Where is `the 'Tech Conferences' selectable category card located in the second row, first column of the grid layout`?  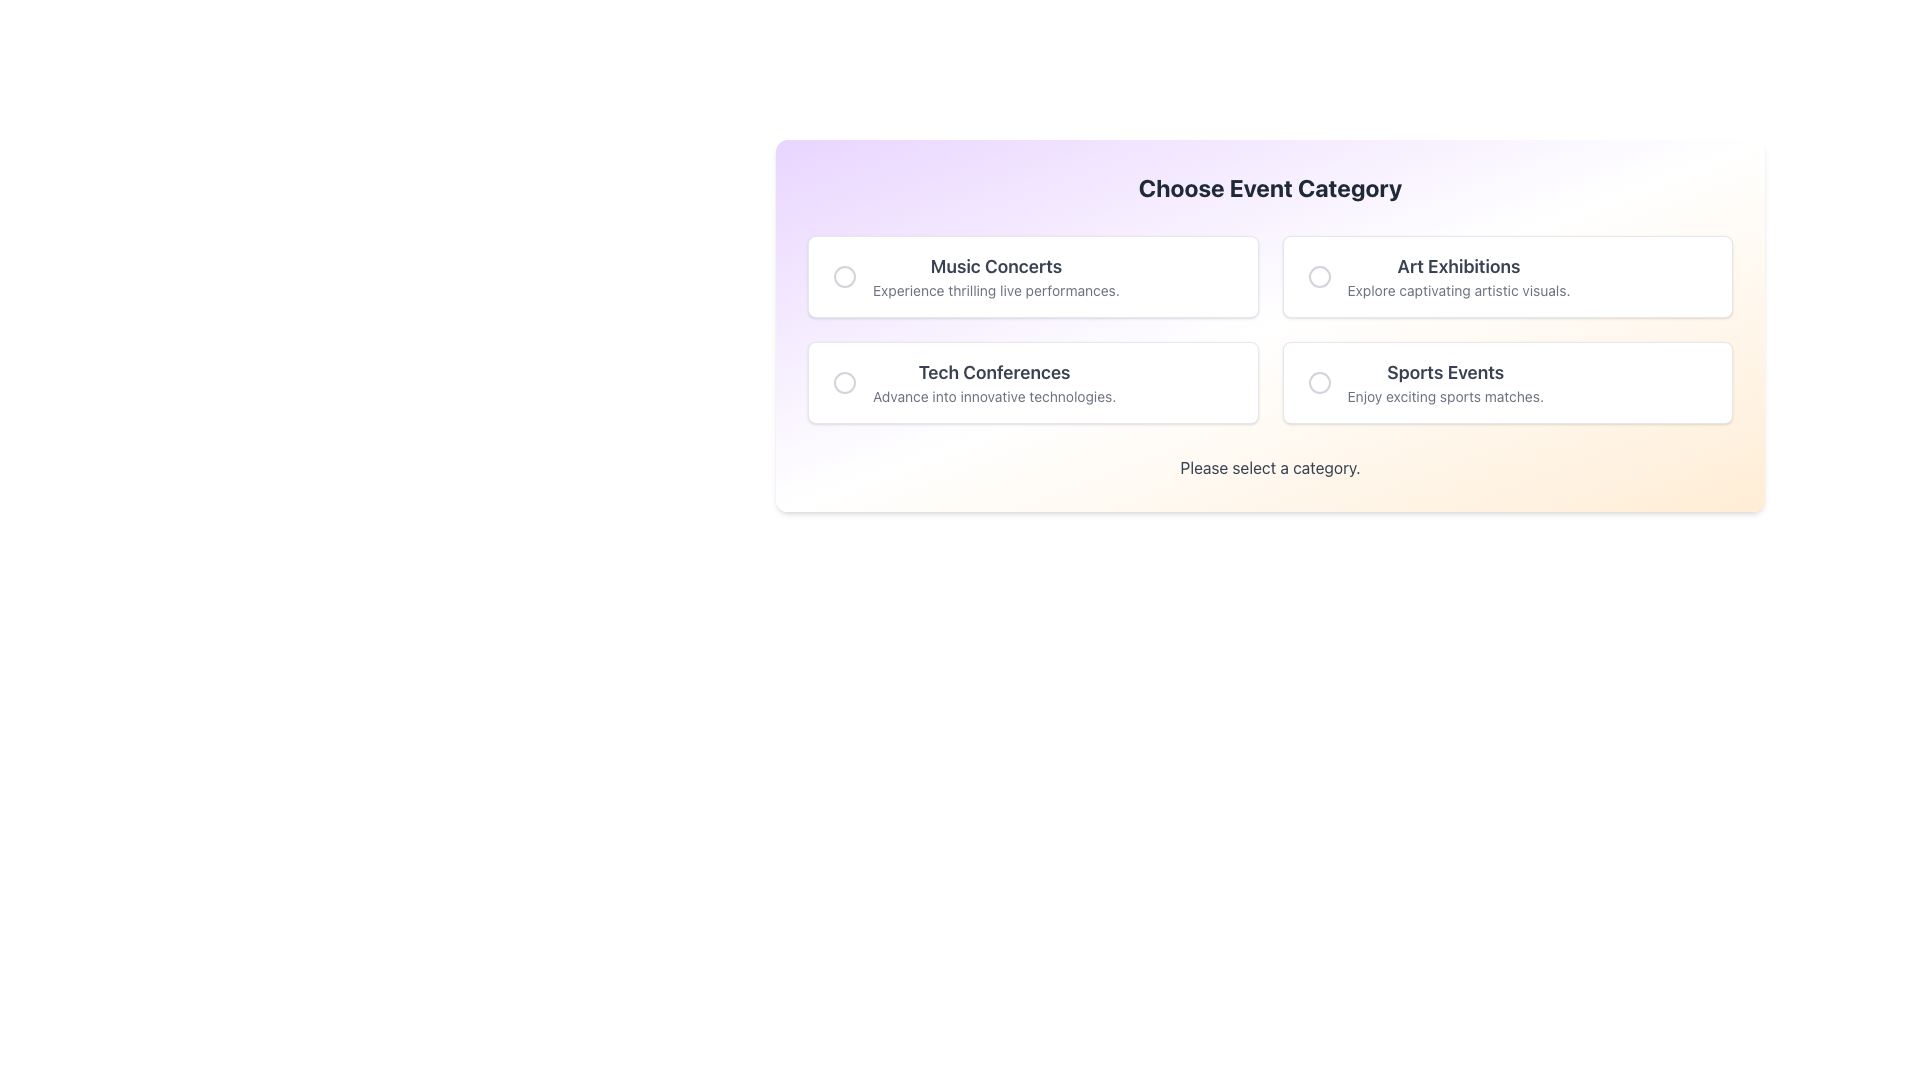
the 'Tech Conferences' selectable category card located in the second row, first column of the grid layout is located at coordinates (1033, 382).